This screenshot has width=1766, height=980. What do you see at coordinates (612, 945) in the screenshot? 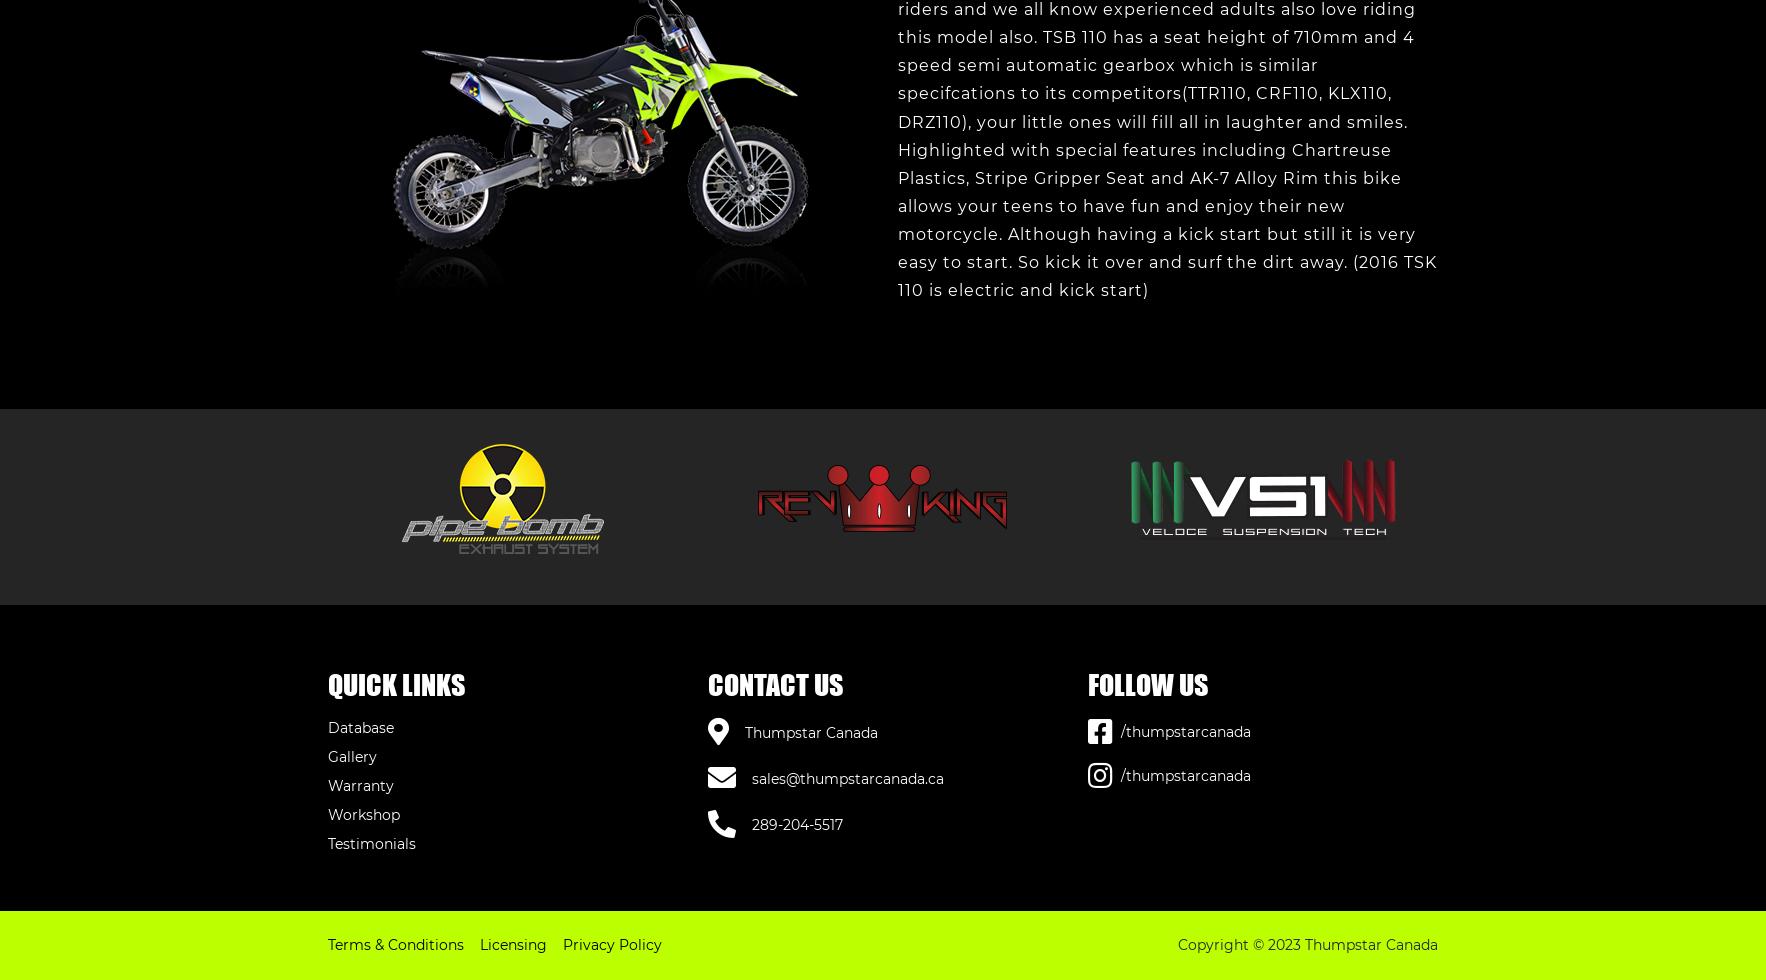
I see `'Privacy Policy'` at bounding box center [612, 945].